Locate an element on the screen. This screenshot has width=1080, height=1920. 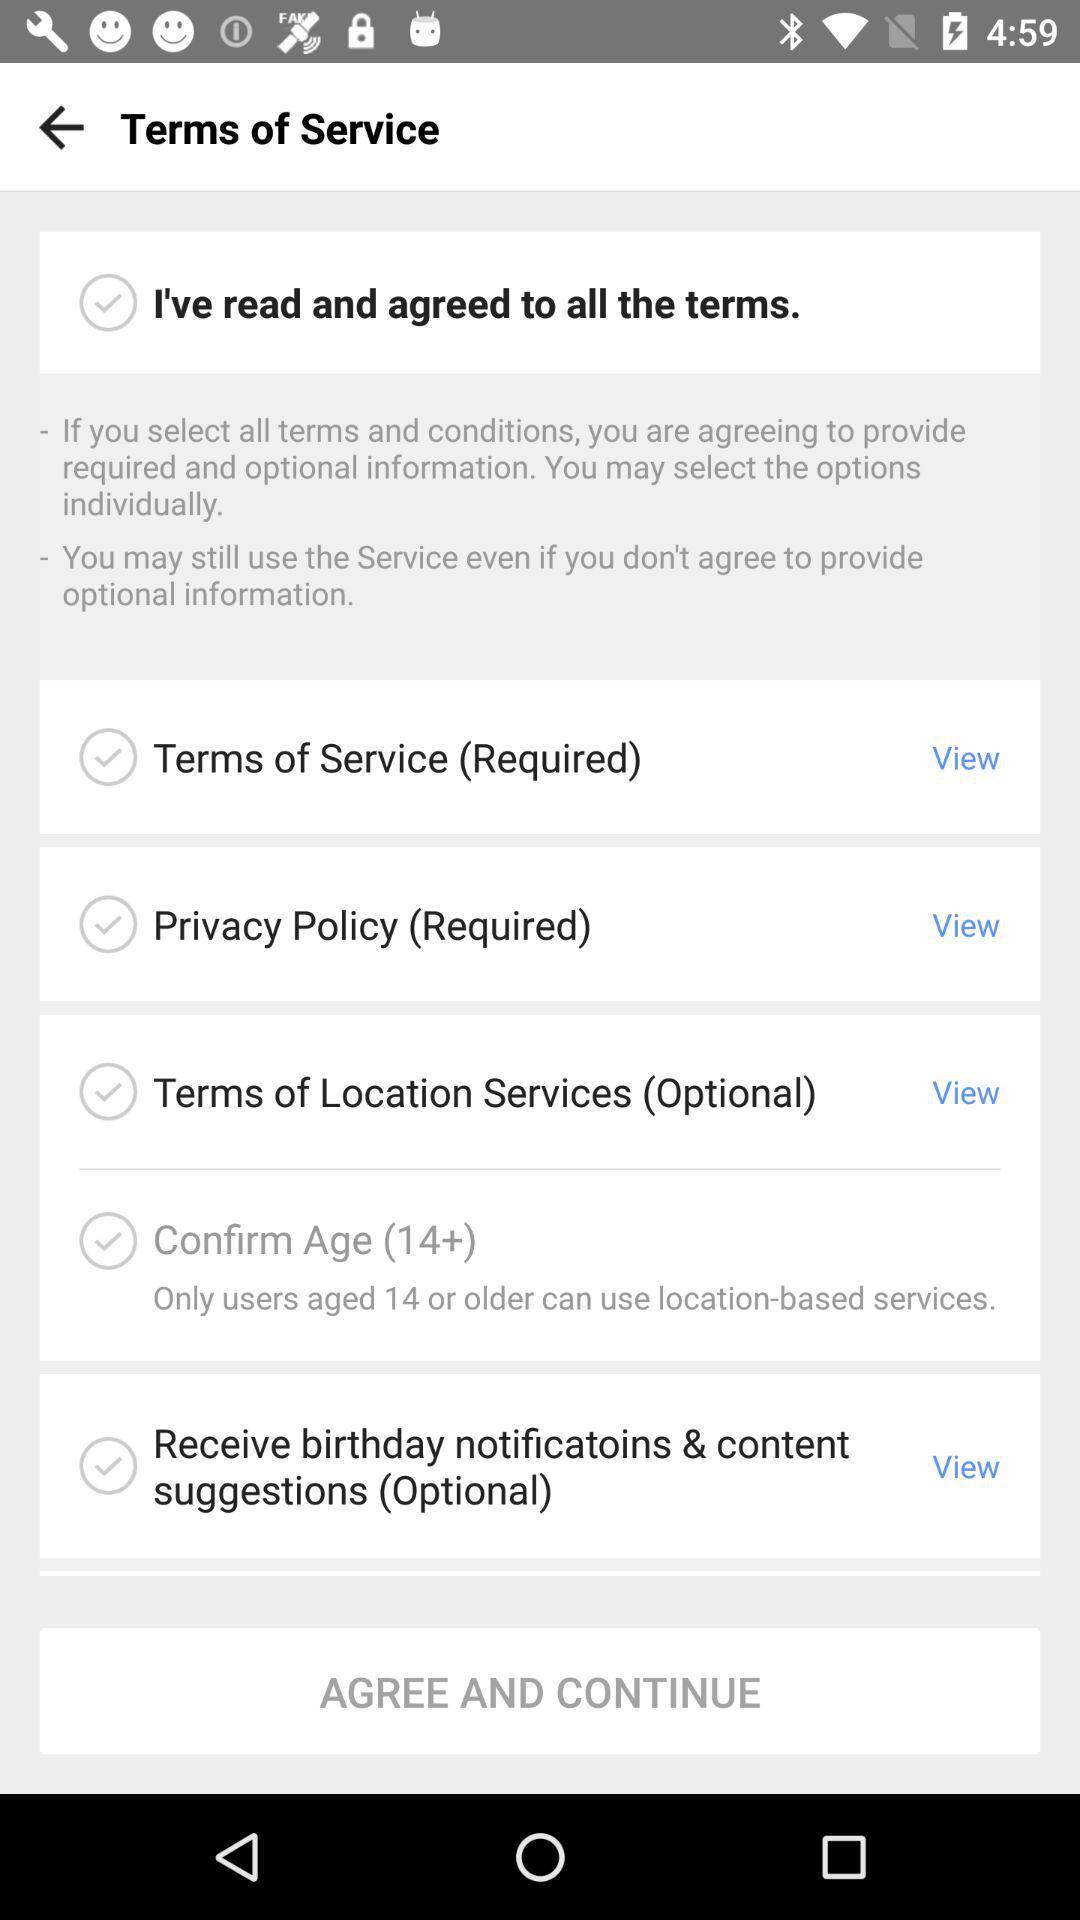
read terms and conditions is located at coordinates (108, 756).